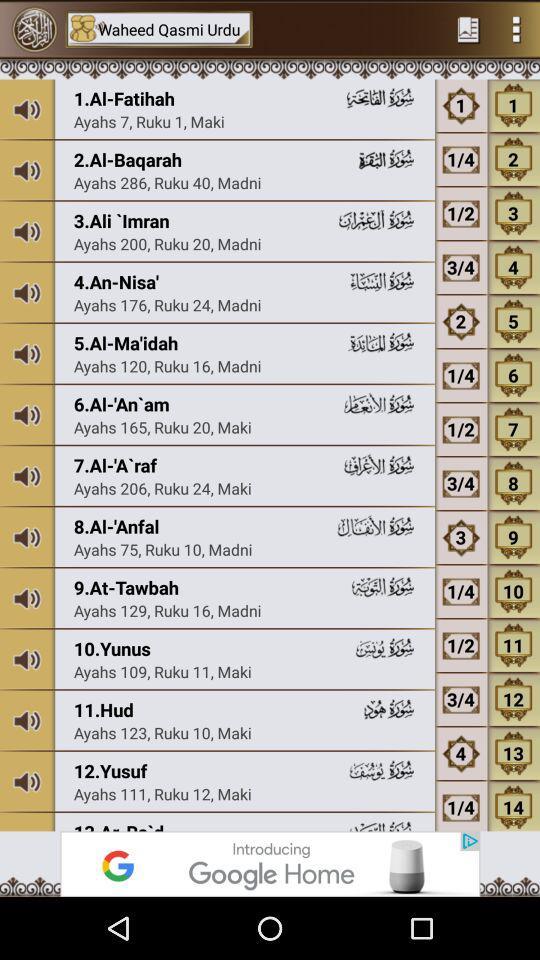  What do you see at coordinates (468, 30) in the screenshot?
I see `the bookmark icon` at bounding box center [468, 30].